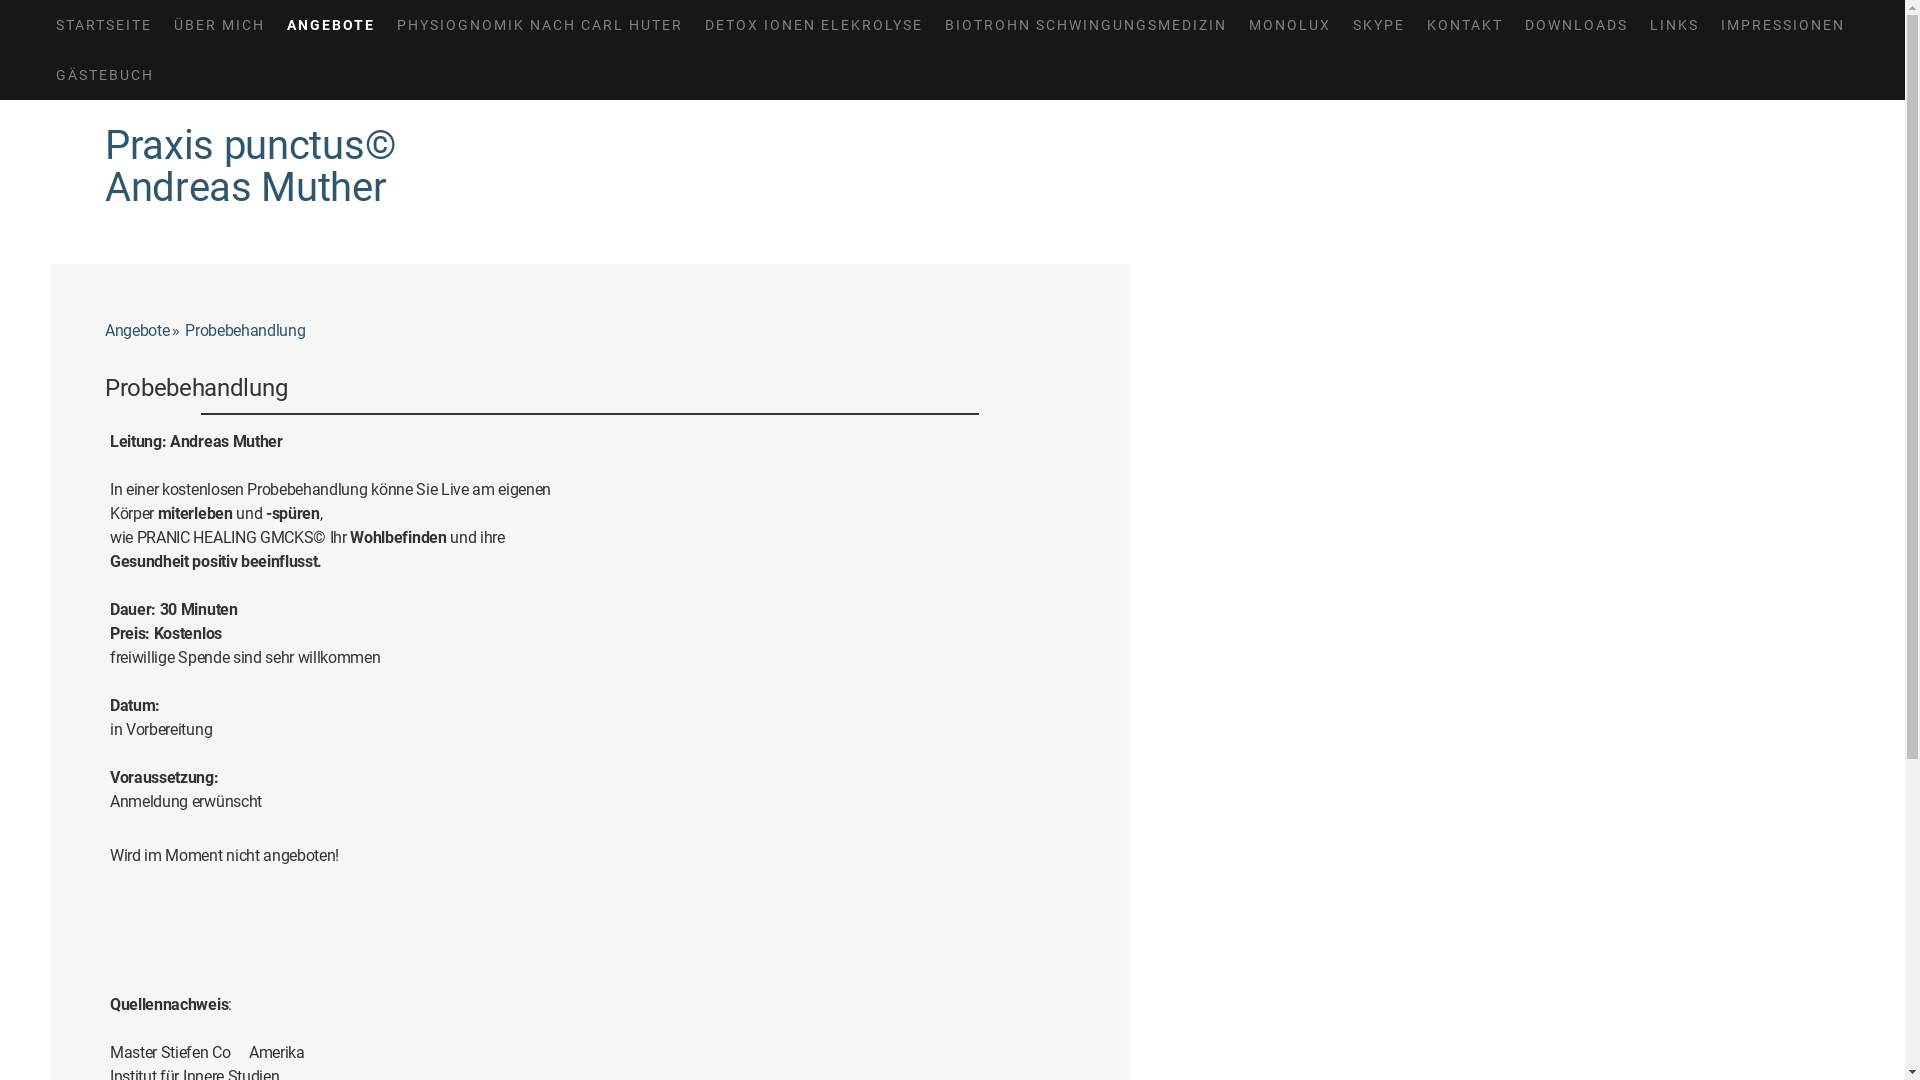  Describe the element at coordinates (1674, 24) in the screenshot. I see `'LINKS'` at that location.